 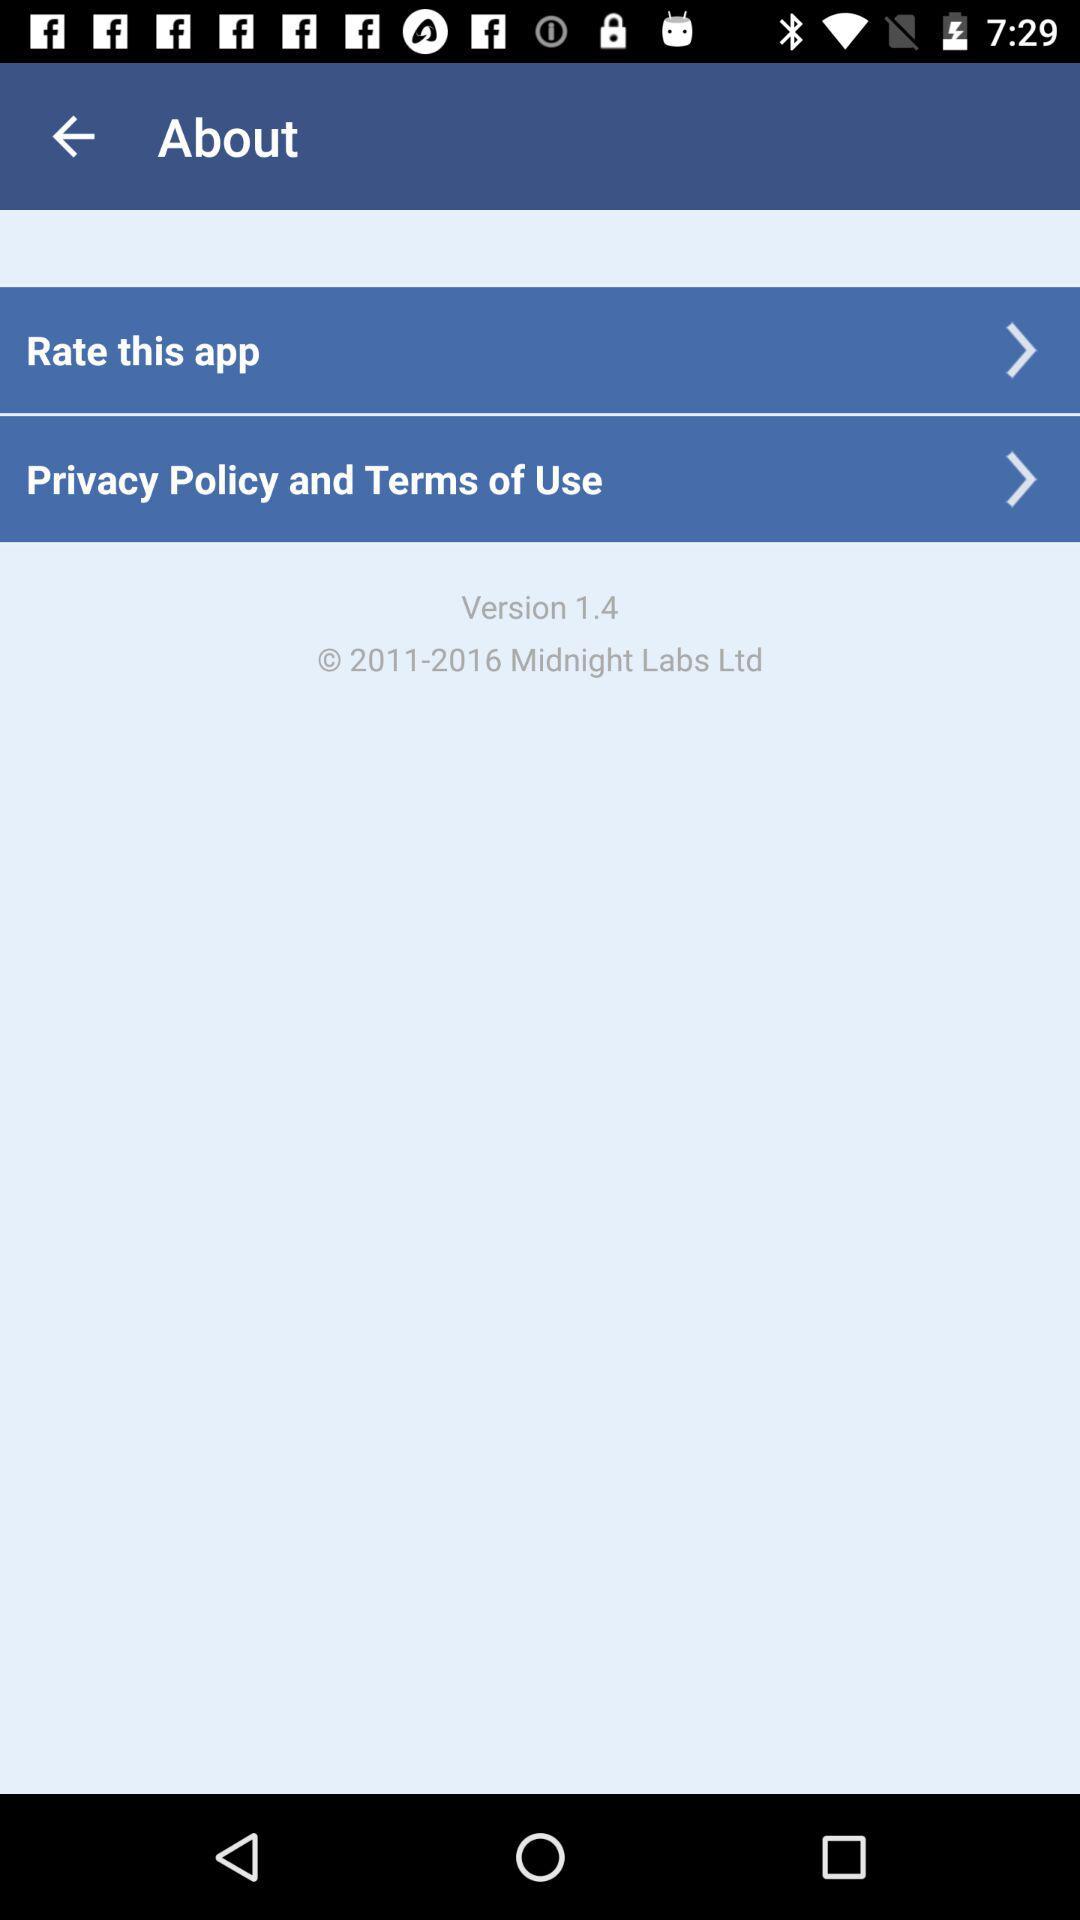 I want to click on item to the left of about, so click(x=72, y=135).